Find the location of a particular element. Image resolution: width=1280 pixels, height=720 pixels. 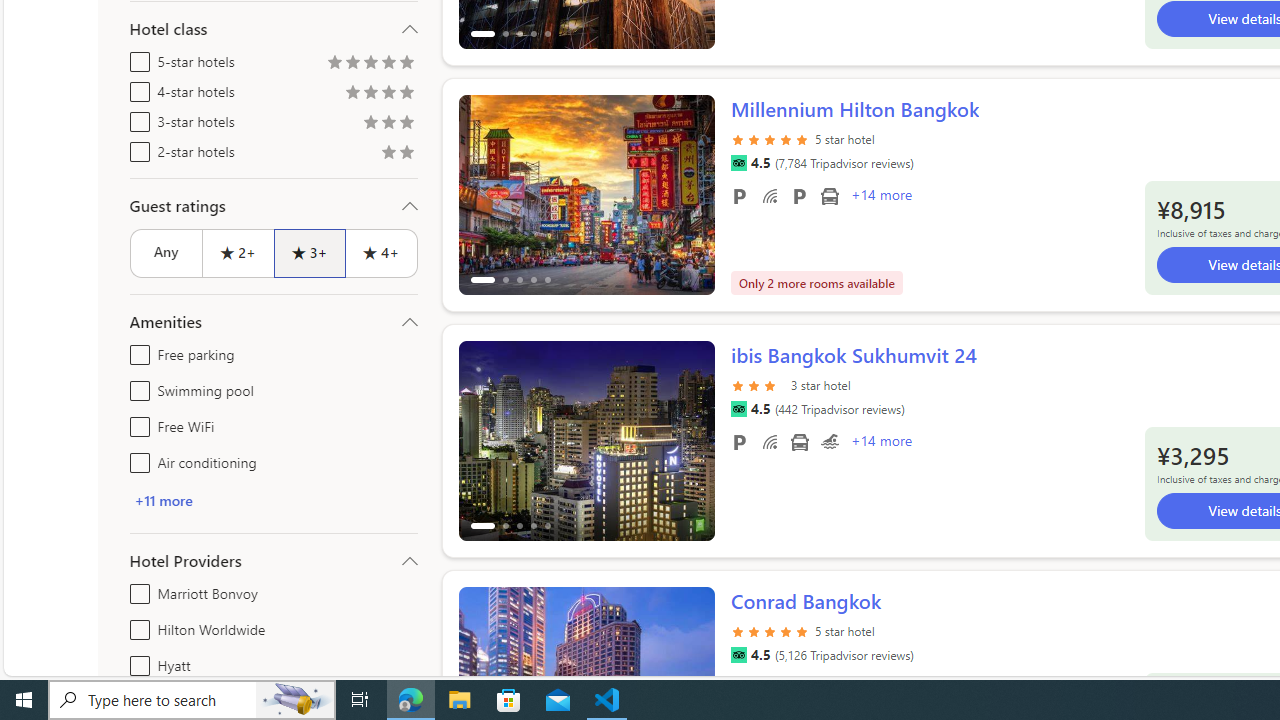

'4+' is located at coordinates (382, 252).